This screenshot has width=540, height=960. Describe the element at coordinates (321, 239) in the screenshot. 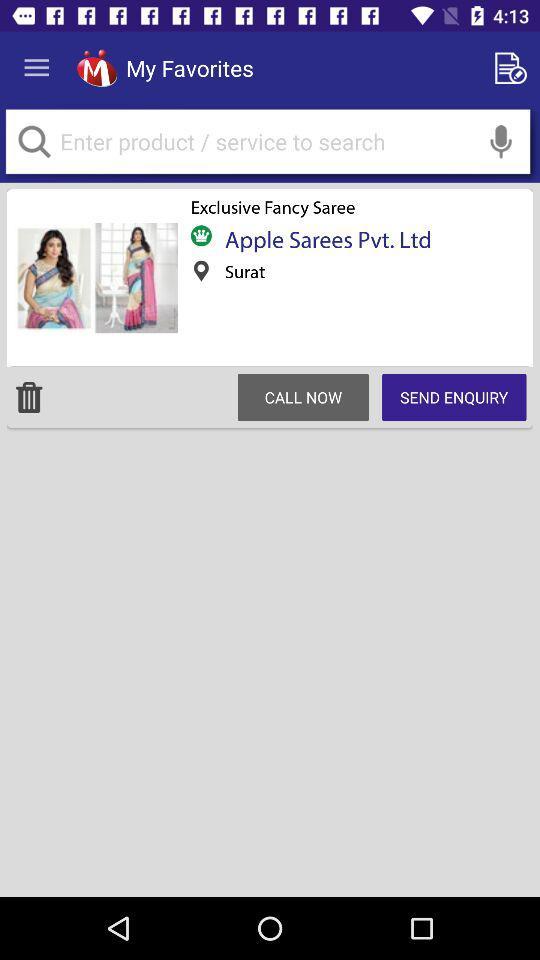

I see `the item below exclusive fancy saree` at that location.